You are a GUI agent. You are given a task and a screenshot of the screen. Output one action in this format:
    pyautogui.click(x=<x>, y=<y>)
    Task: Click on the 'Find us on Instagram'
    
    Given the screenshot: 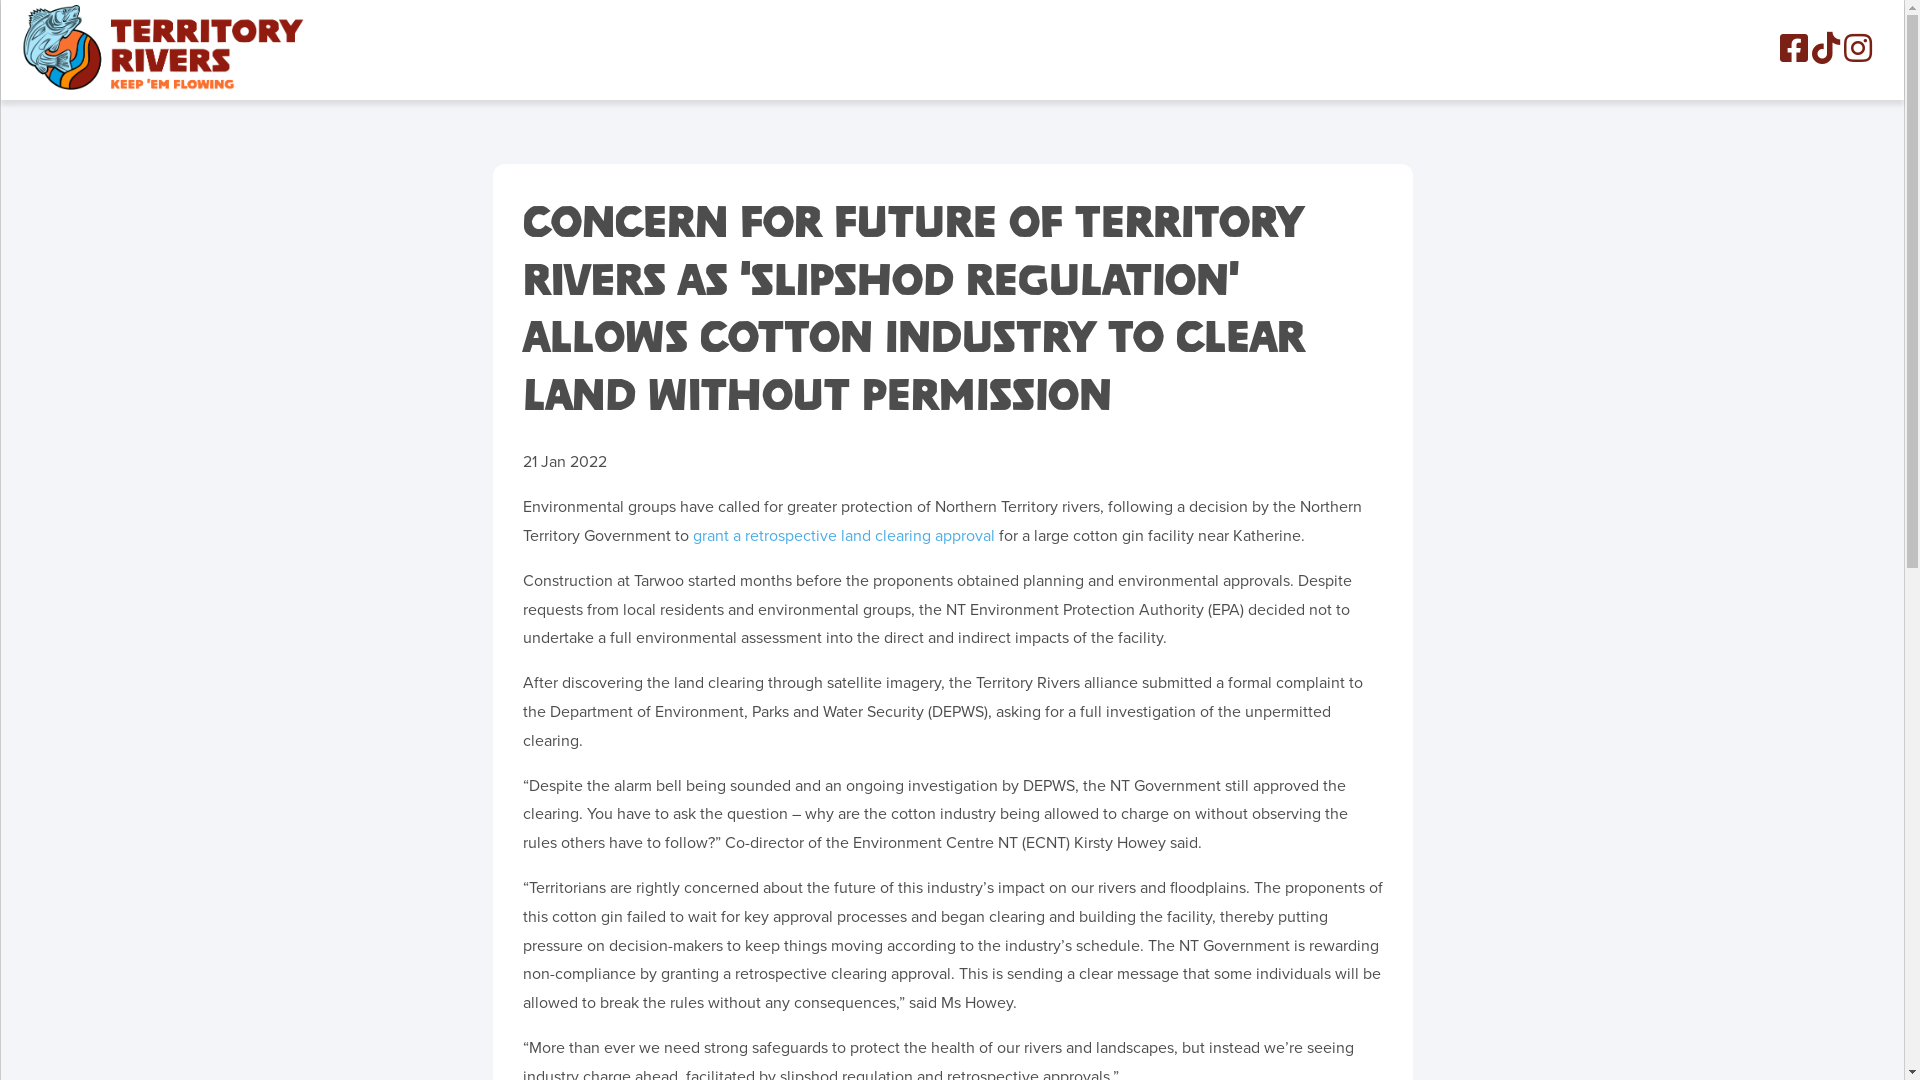 What is the action you would take?
    pyautogui.click(x=1856, y=46)
    